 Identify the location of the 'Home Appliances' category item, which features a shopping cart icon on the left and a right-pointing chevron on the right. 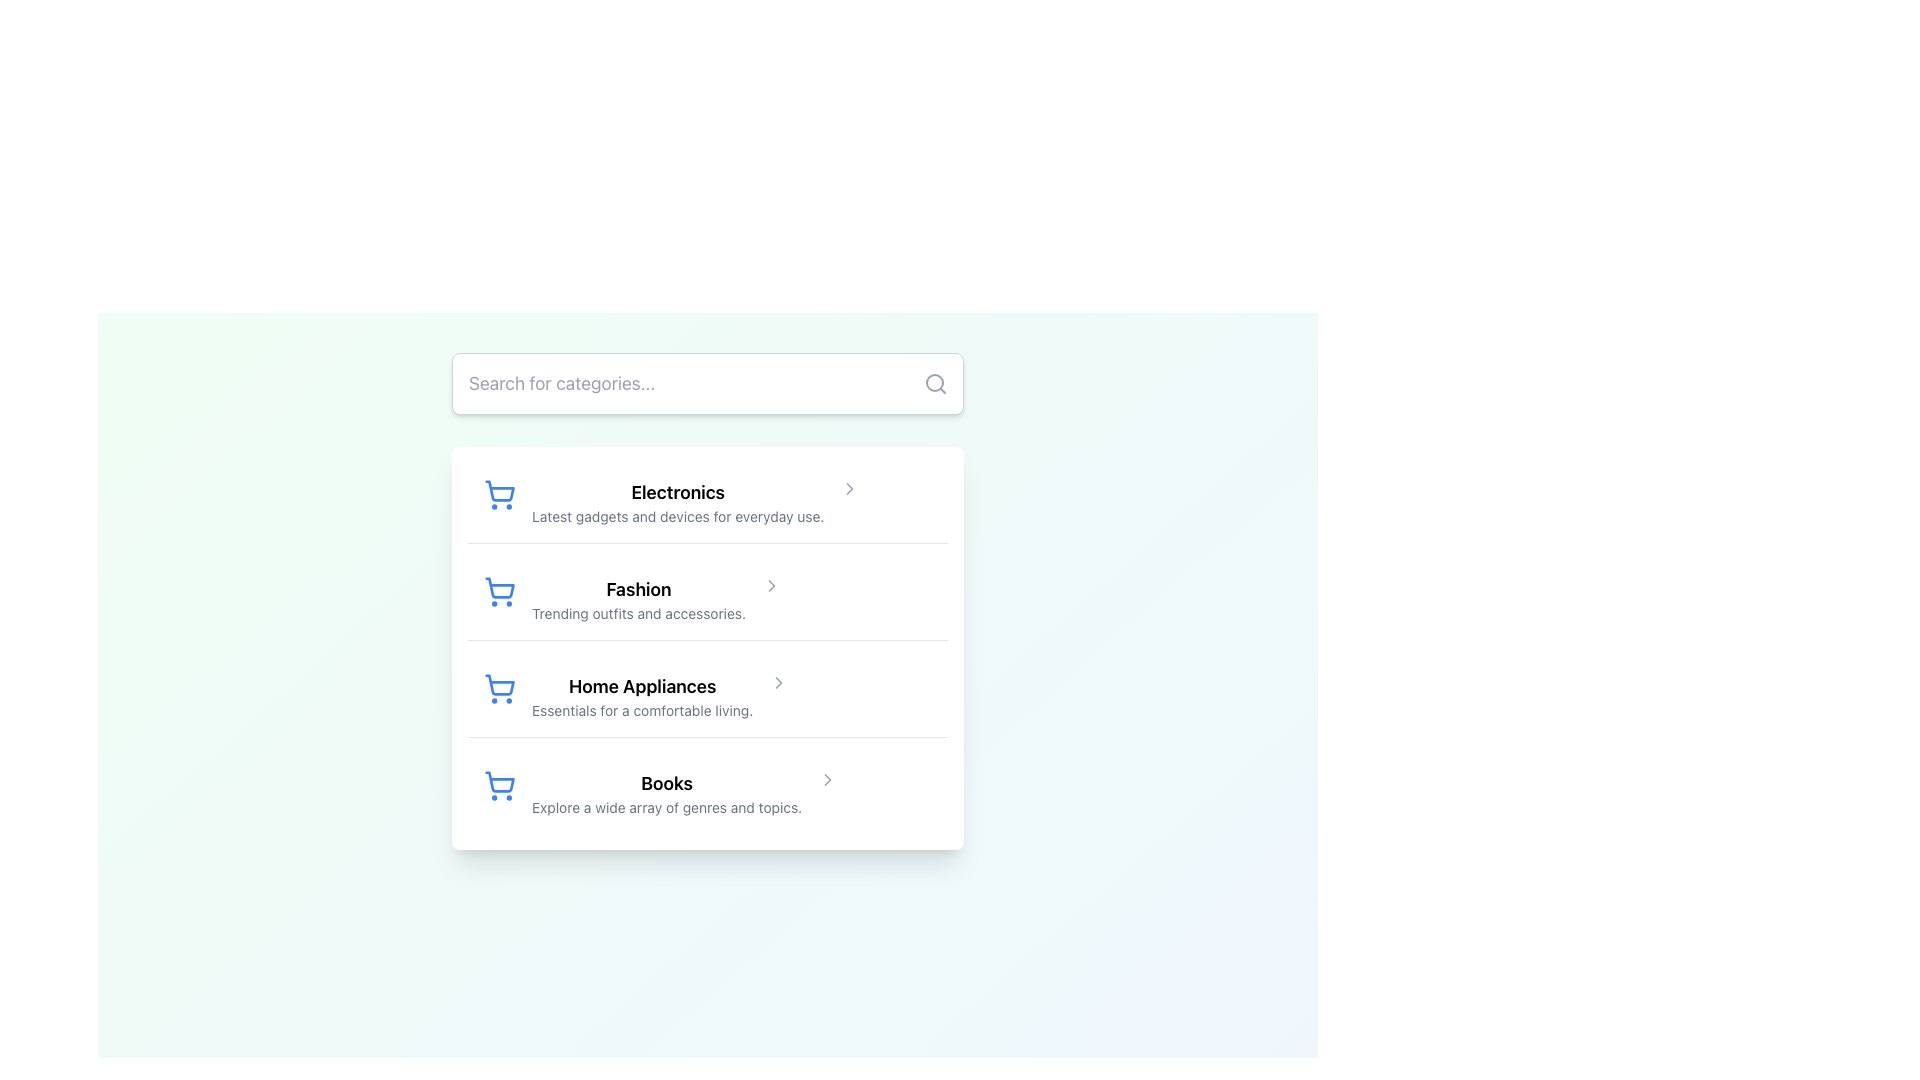
(708, 696).